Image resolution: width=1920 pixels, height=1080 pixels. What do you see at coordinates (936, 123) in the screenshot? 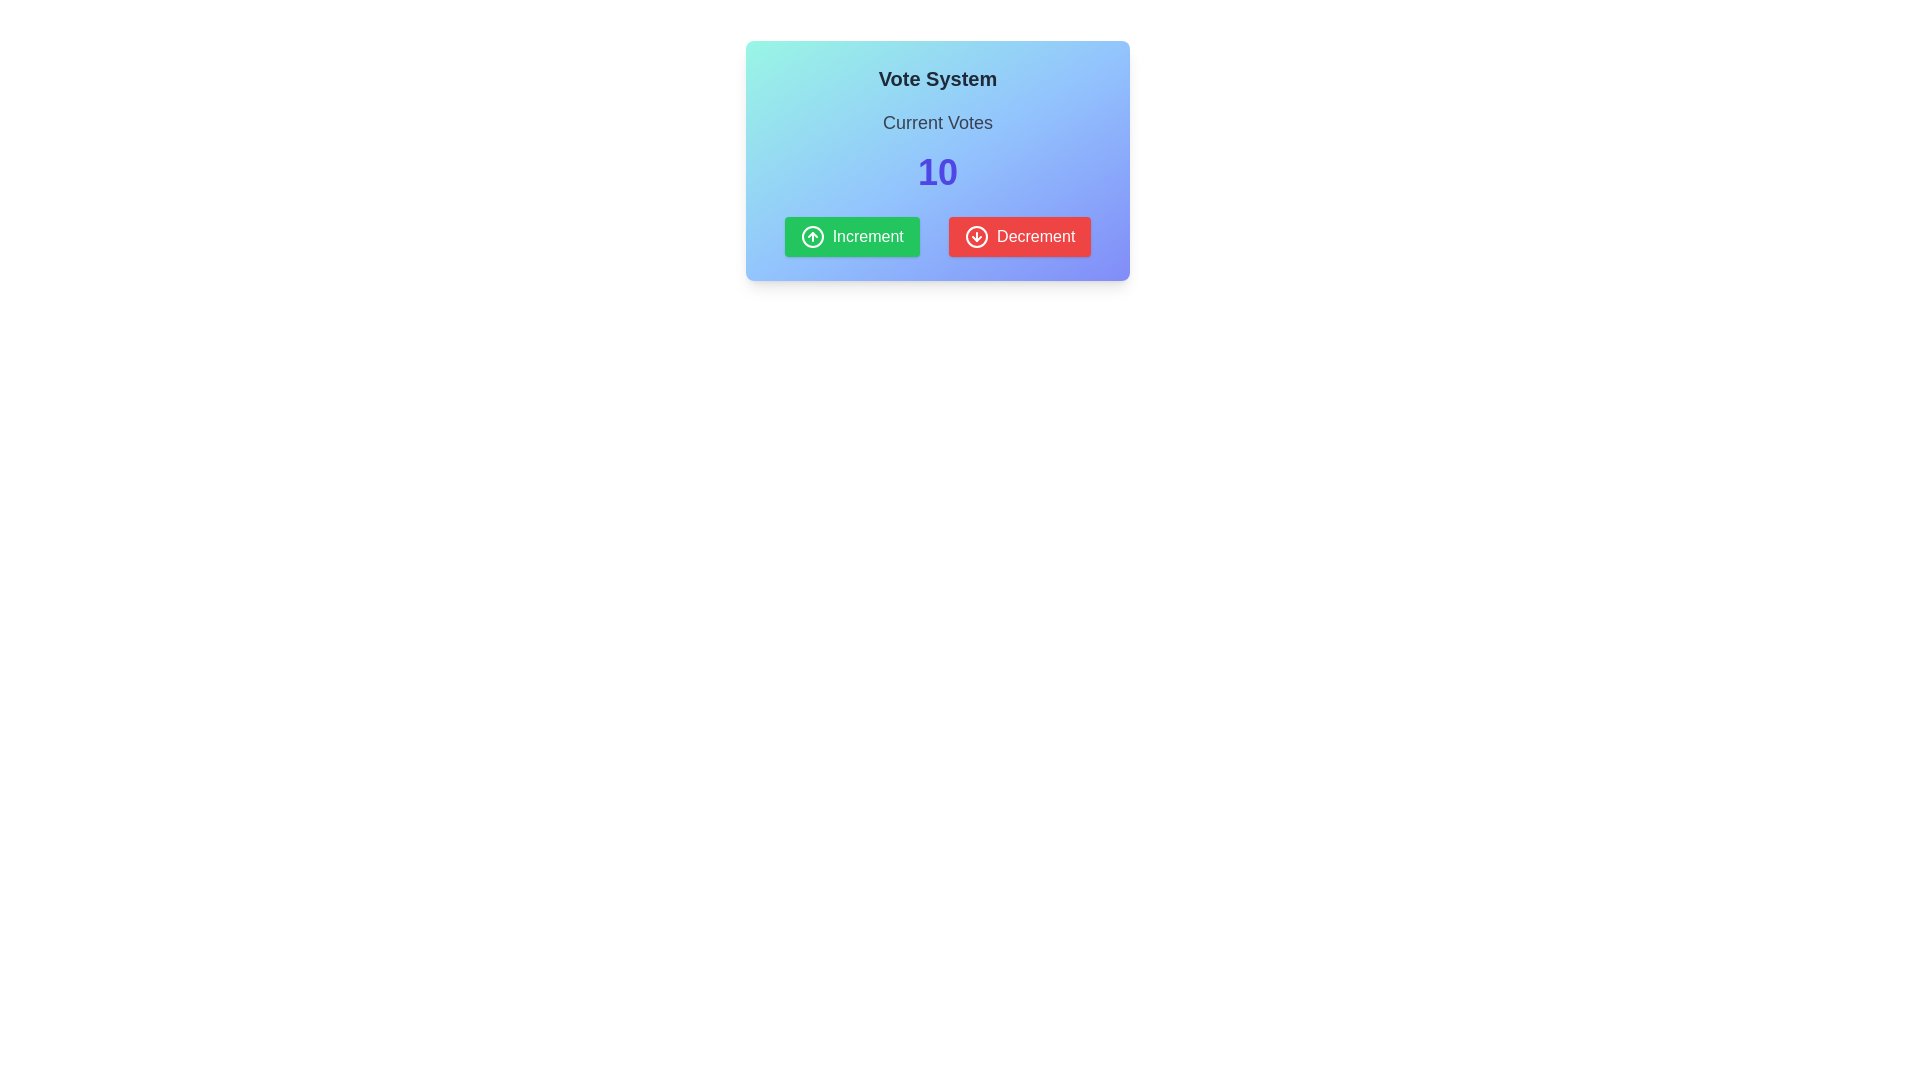
I see `the upper text label that indicates the meaning of the numerical value displayed below it, which is directly above the number '10'` at bounding box center [936, 123].